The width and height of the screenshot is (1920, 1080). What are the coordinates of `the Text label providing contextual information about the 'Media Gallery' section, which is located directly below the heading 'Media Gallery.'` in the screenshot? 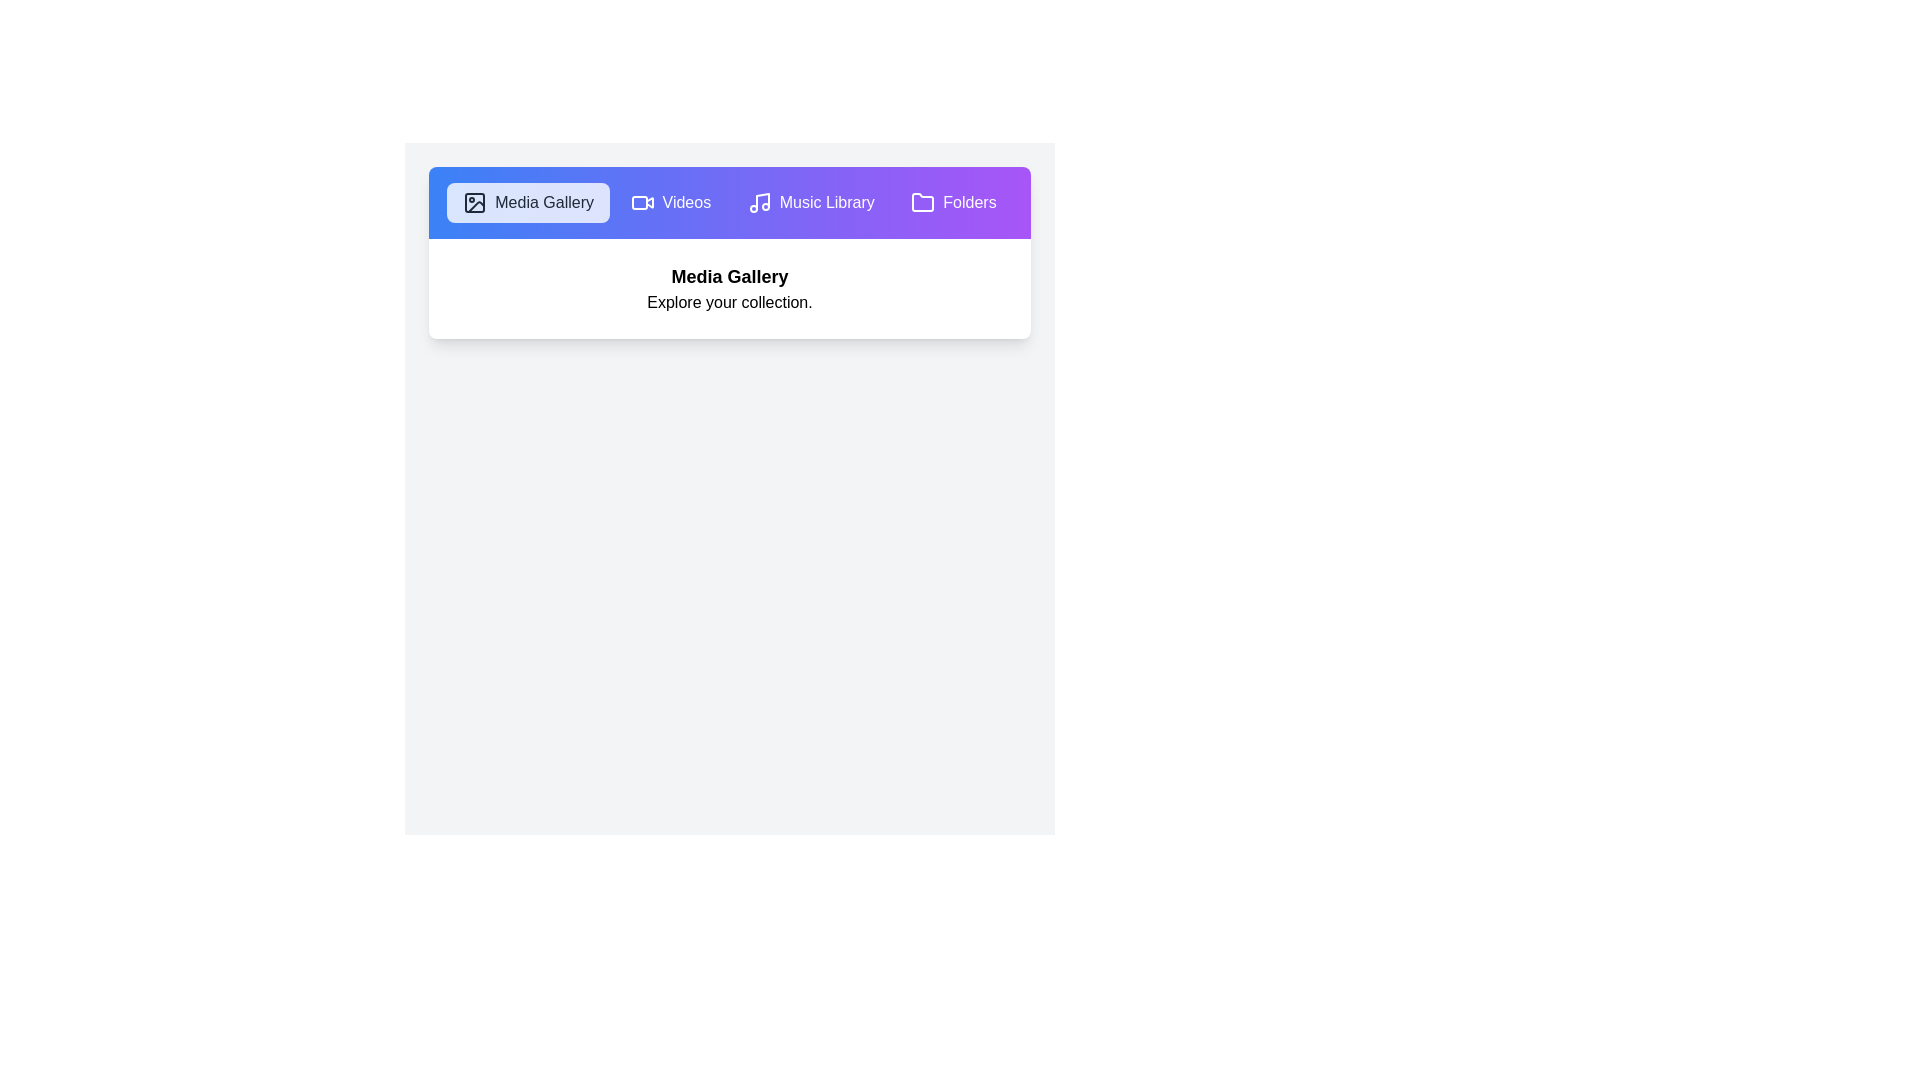 It's located at (728, 303).